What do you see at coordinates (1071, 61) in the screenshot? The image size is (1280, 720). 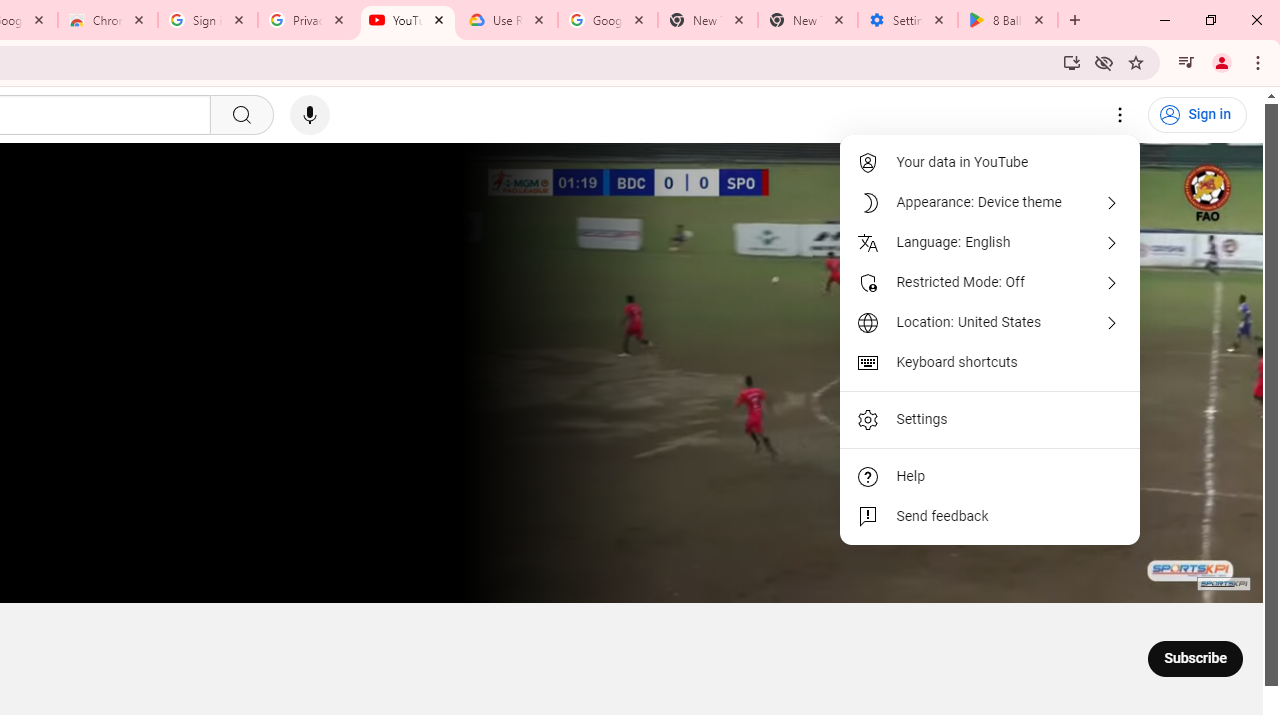 I see `'Install YouTube'` at bounding box center [1071, 61].